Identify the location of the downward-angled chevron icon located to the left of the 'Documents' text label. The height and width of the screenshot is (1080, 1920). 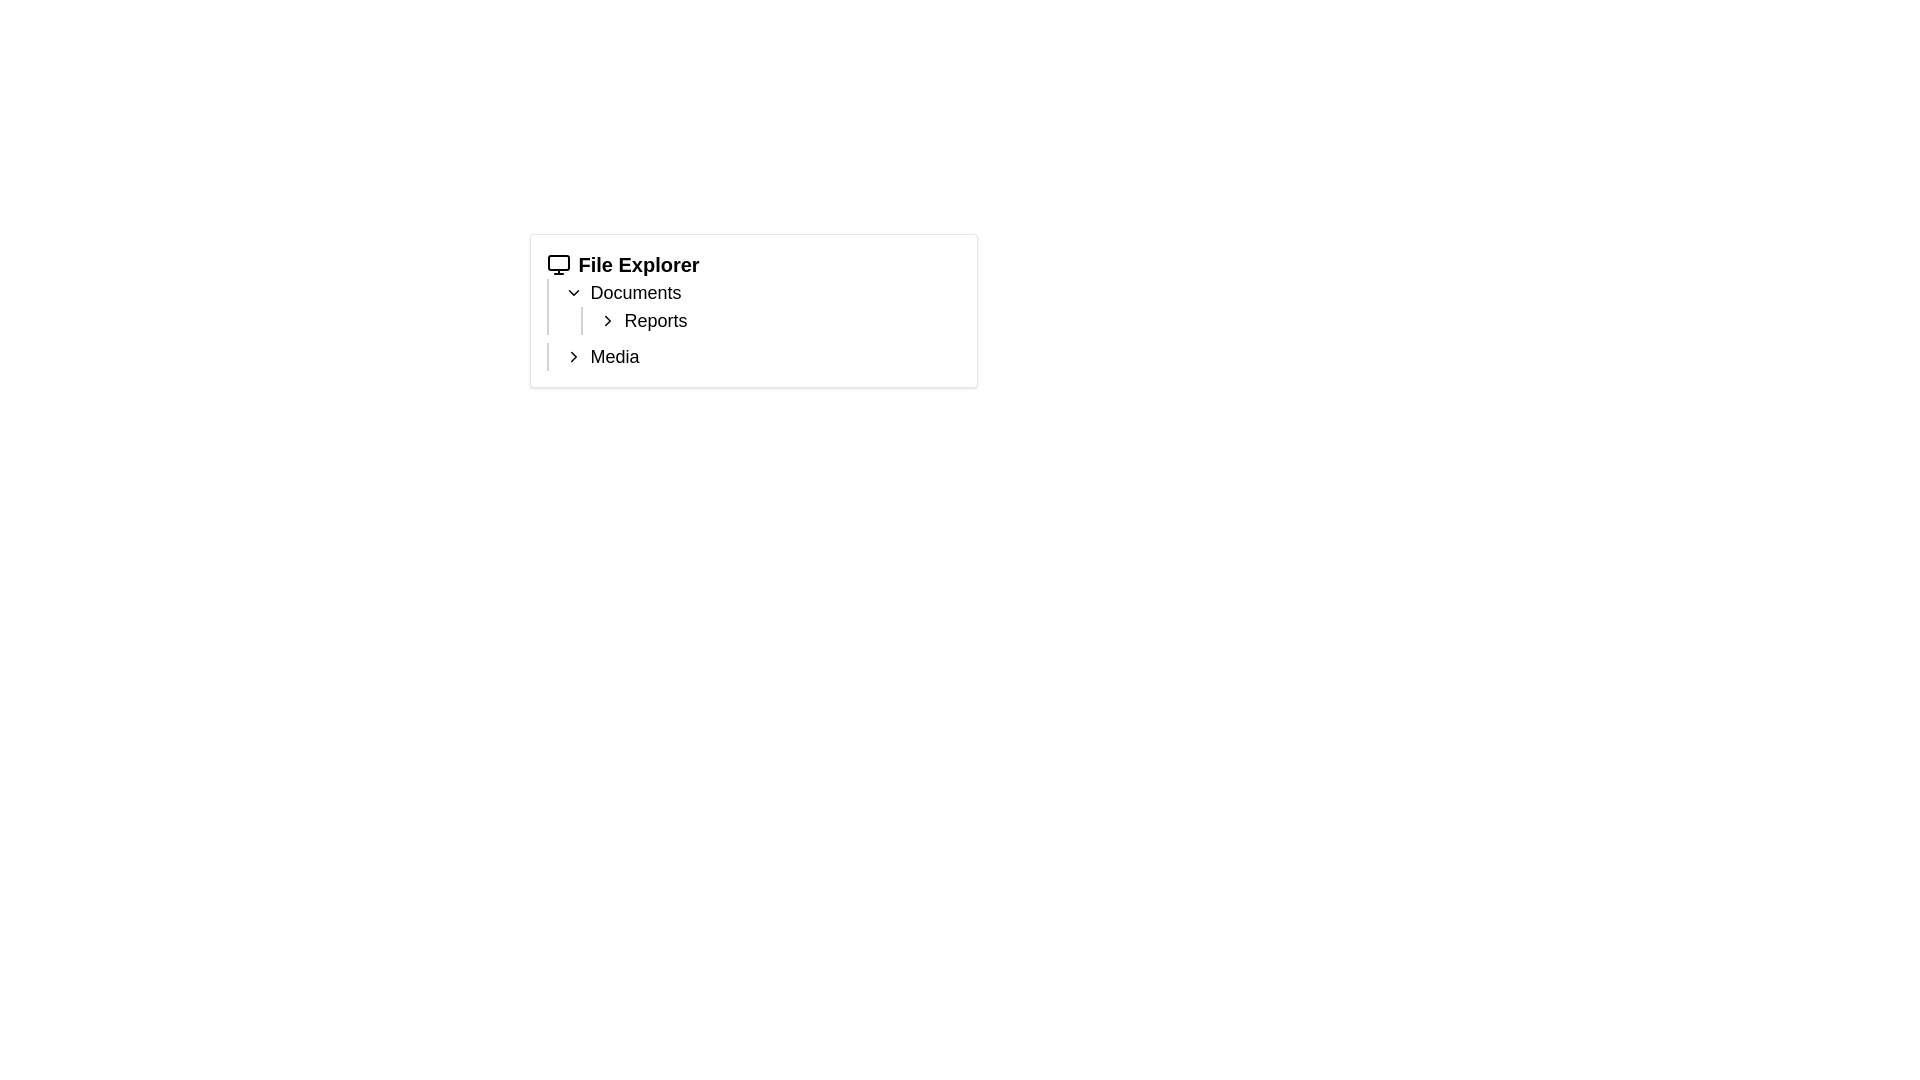
(572, 293).